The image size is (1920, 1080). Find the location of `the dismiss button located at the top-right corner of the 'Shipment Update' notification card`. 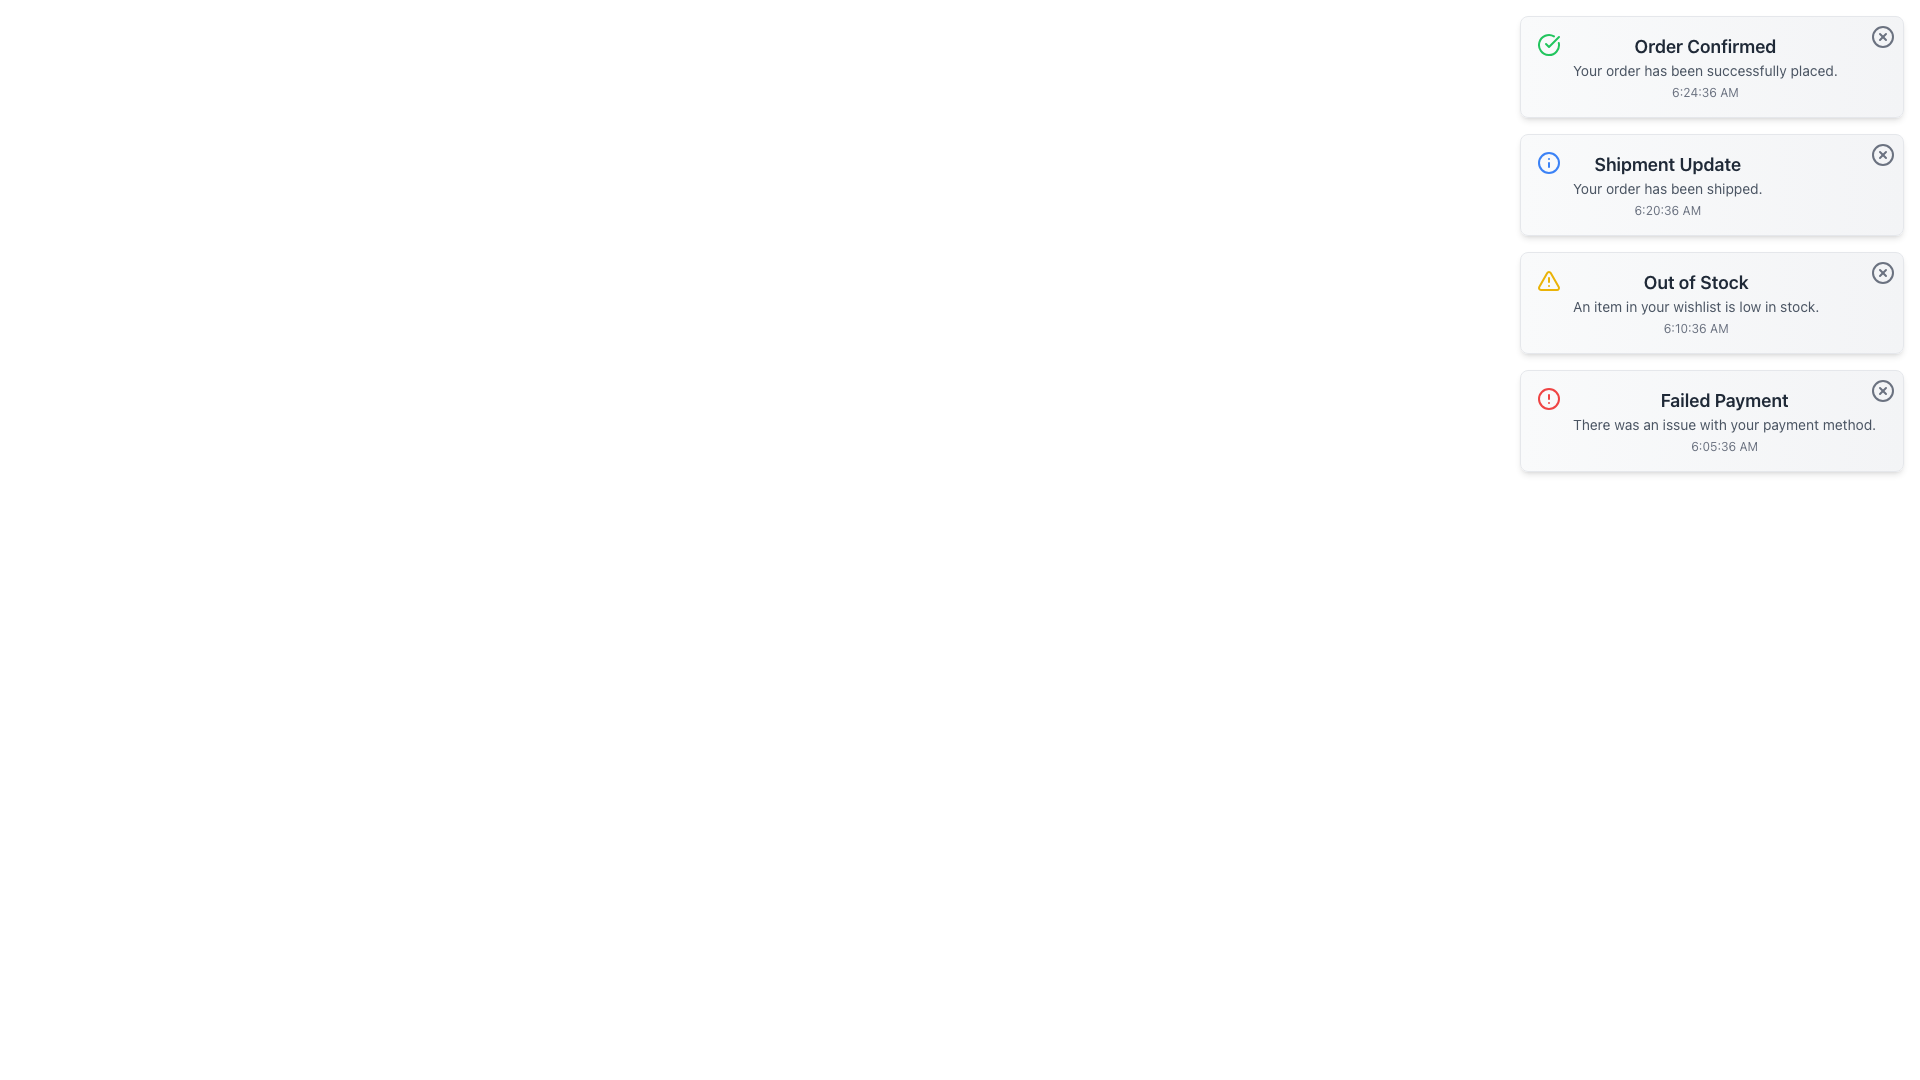

the dismiss button located at the top-right corner of the 'Shipment Update' notification card is located at coordinates (1881, 153).